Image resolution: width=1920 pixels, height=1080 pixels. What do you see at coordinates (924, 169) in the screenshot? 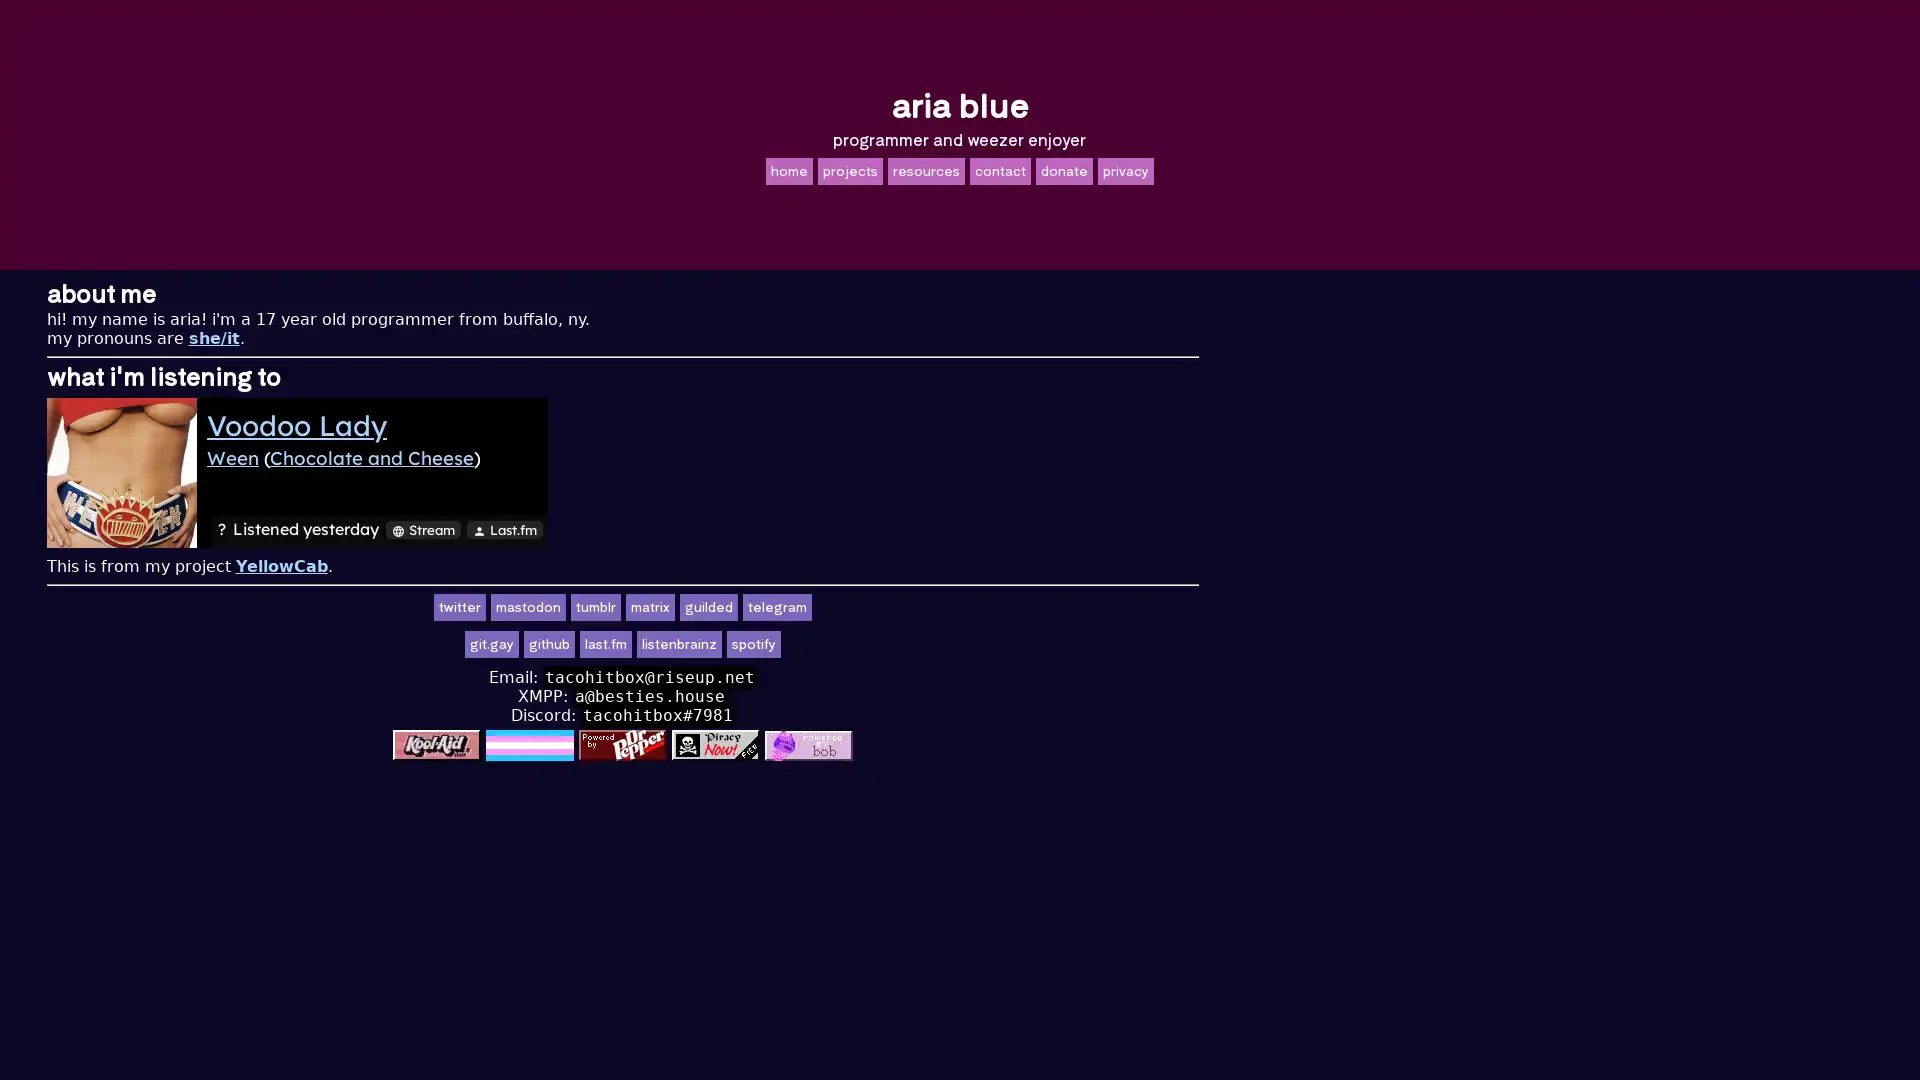
I see `resources` at bounding box center [924, 169].